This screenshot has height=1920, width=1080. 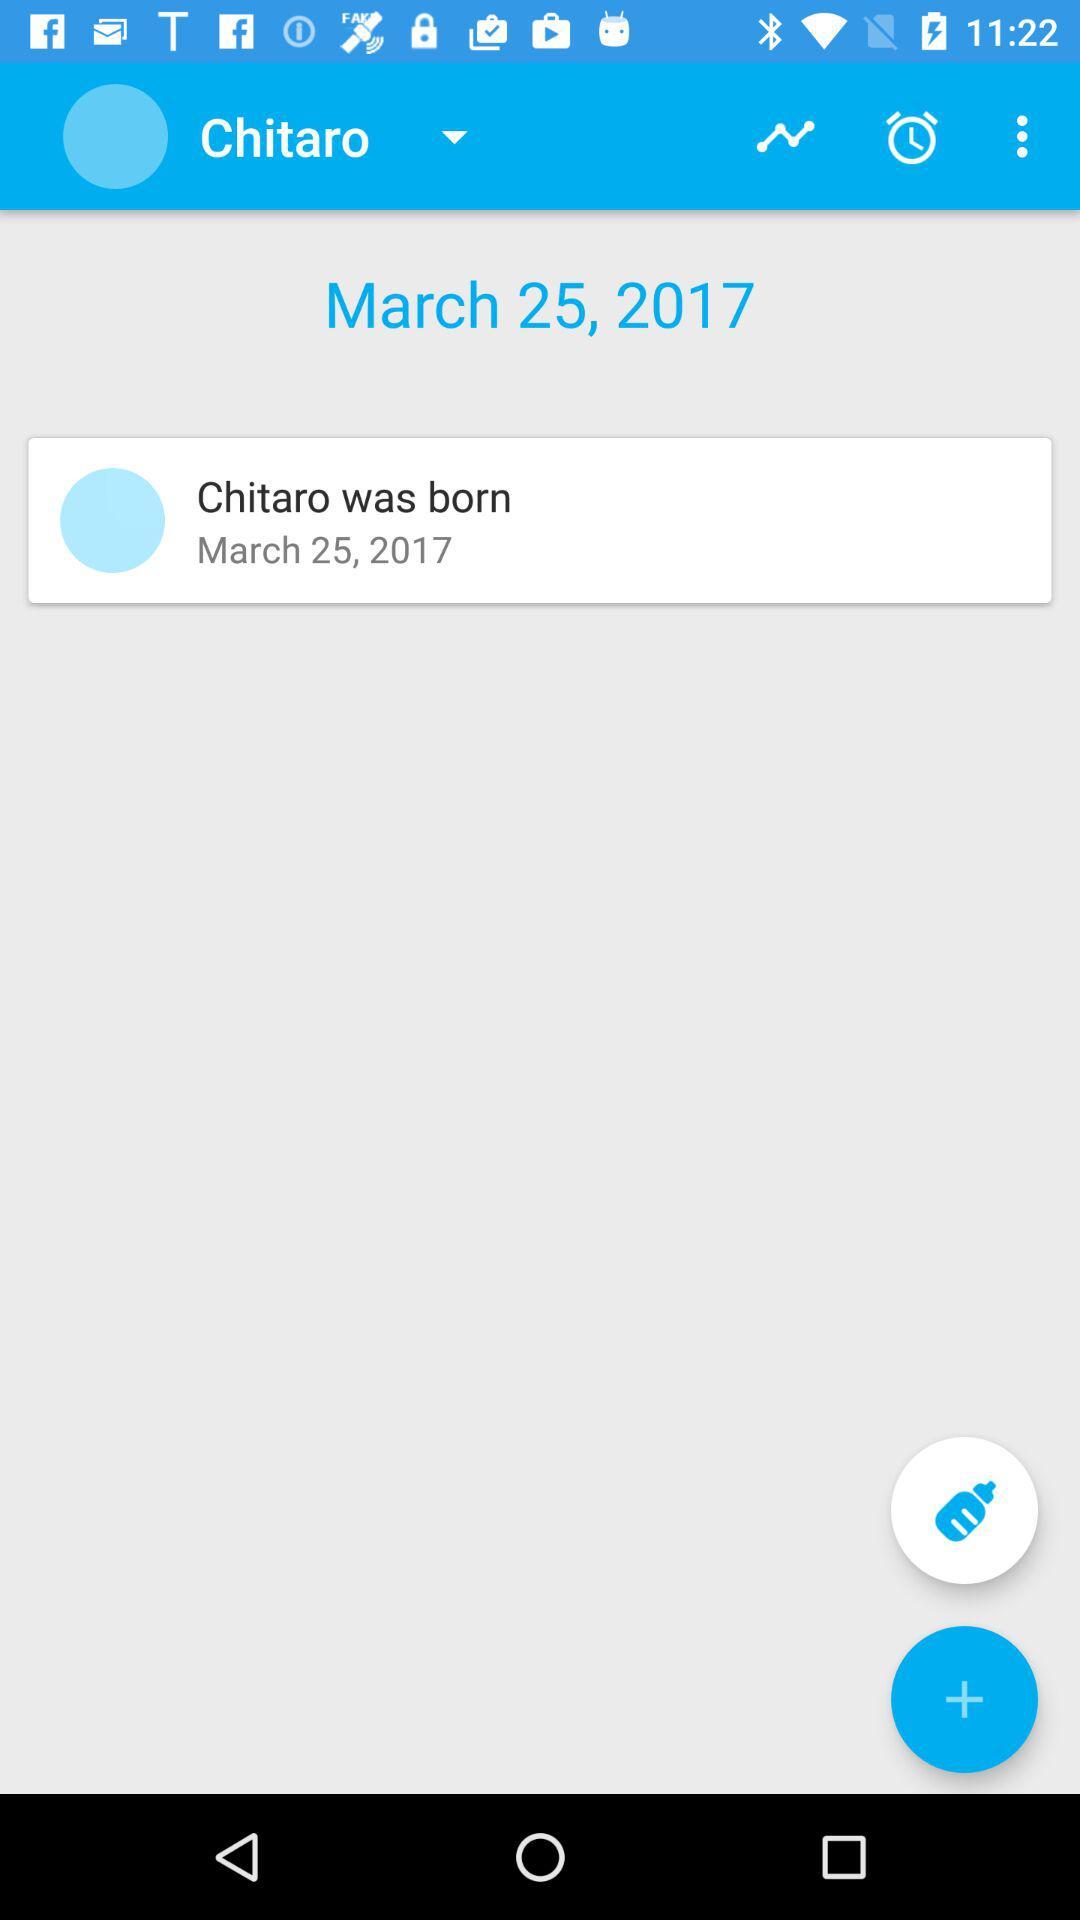 What do you see at coordinates (1027, 136) in the screenshot?
I see `menu icon in top` at bounding box center [1027, 136].